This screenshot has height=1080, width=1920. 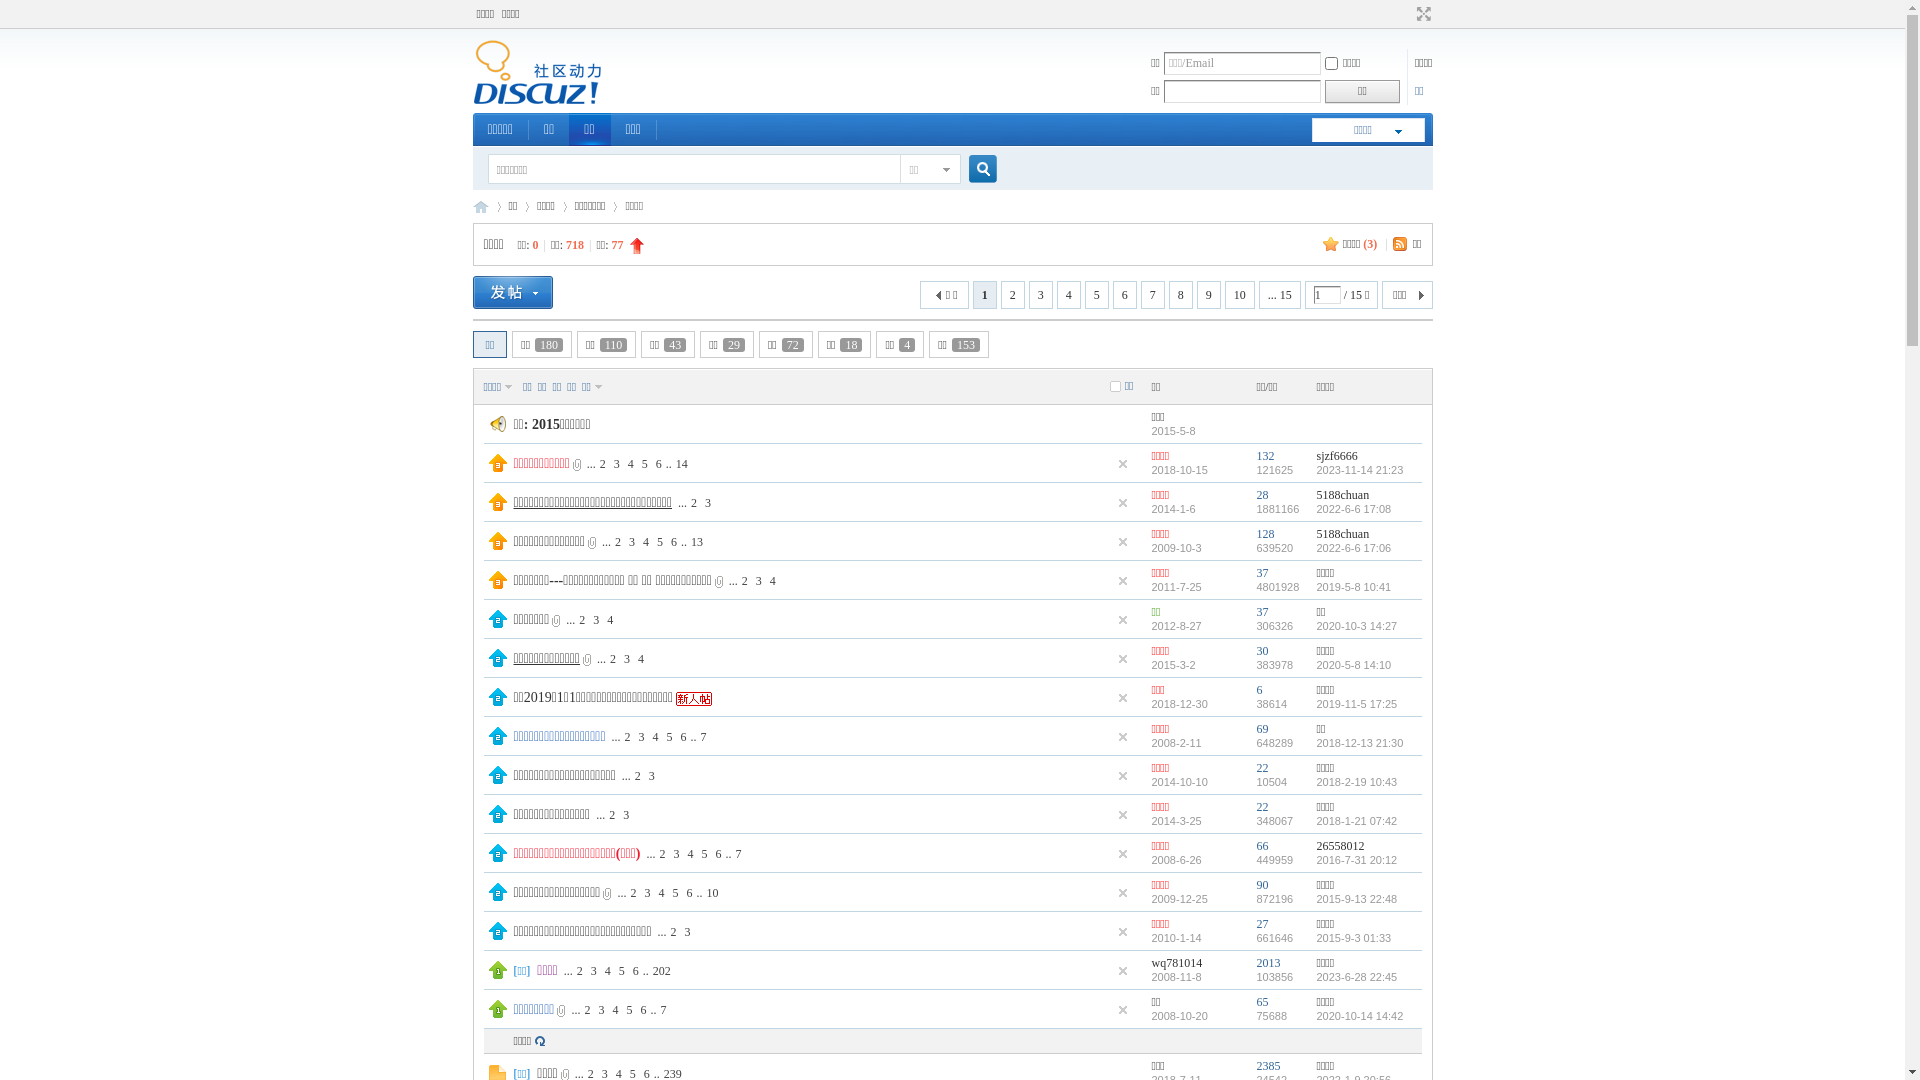 What do you see at coordinates (1342, 494) in the screenshot?
I see `'5188chuan'` at bounding box center [1342, 494].